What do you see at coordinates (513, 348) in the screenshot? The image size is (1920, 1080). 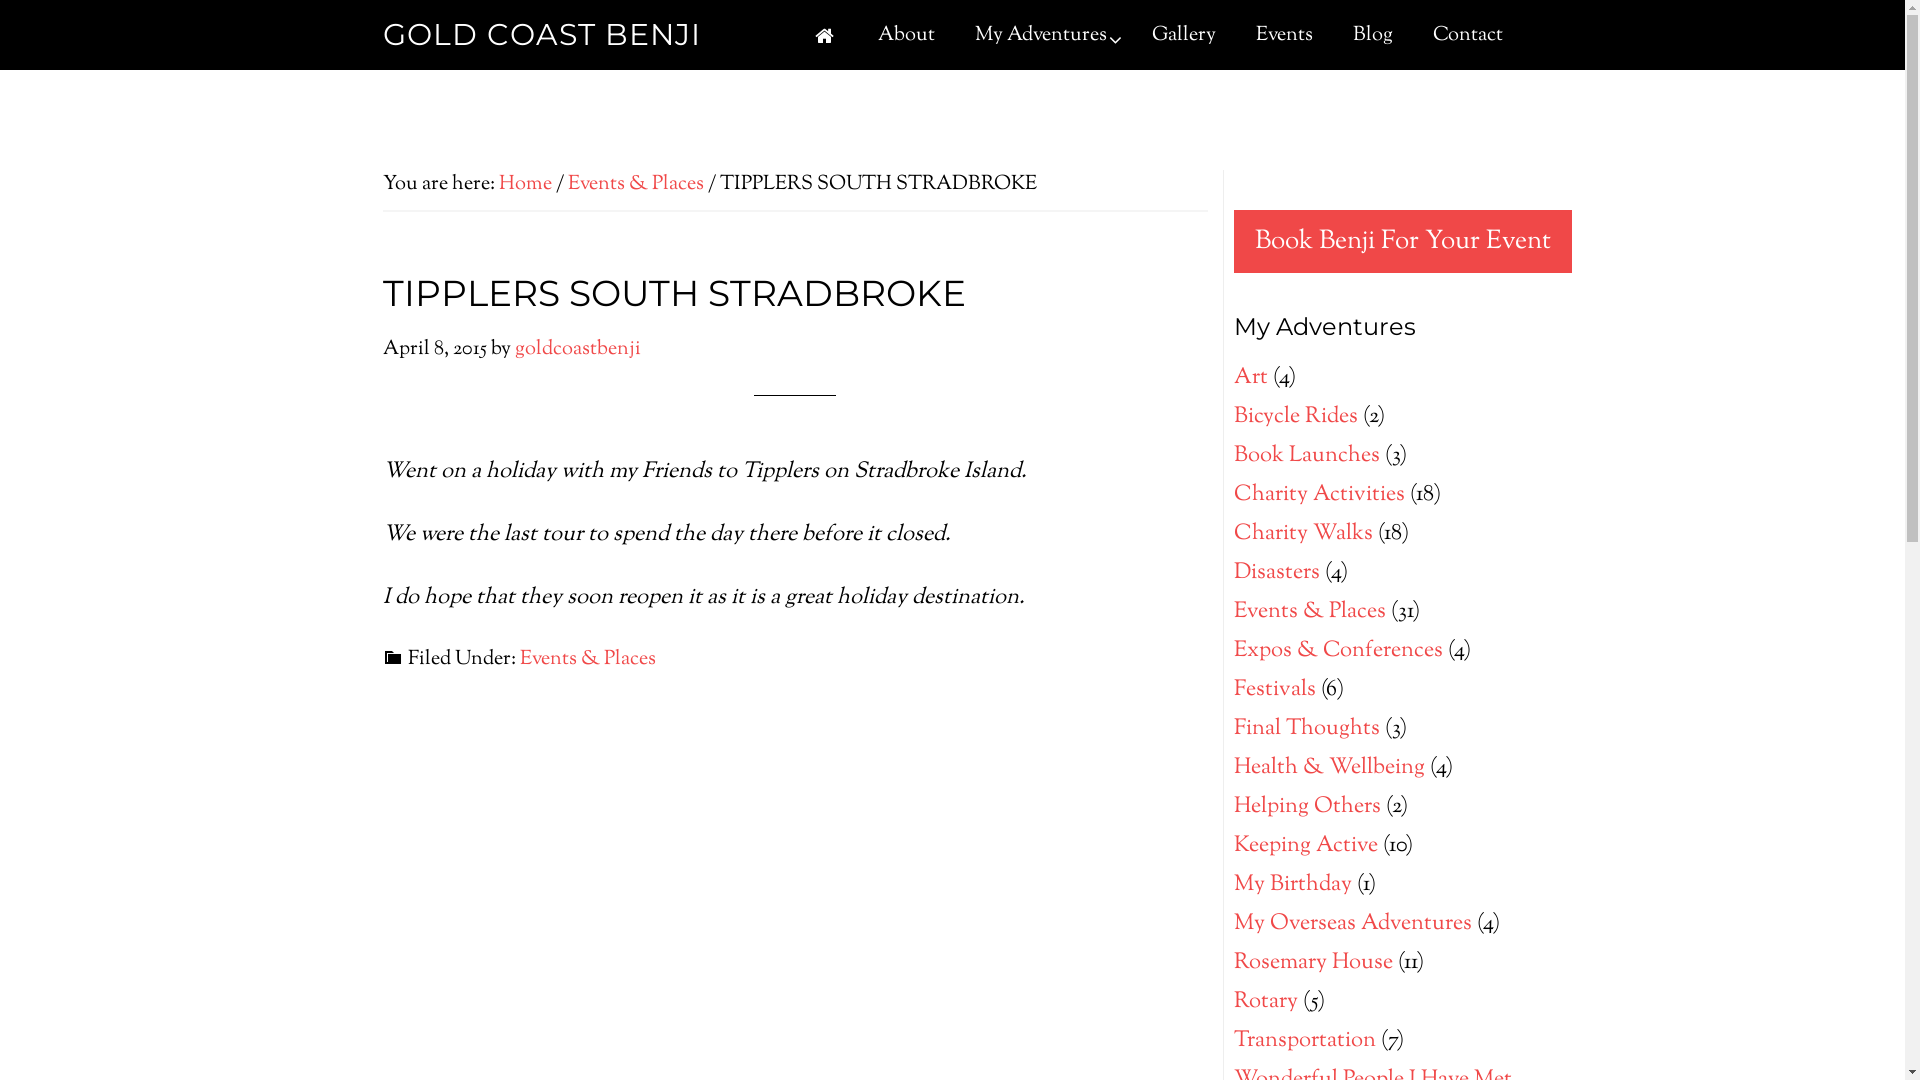 I see `'goldcoastbenji'` at bounding box center [513, 348].